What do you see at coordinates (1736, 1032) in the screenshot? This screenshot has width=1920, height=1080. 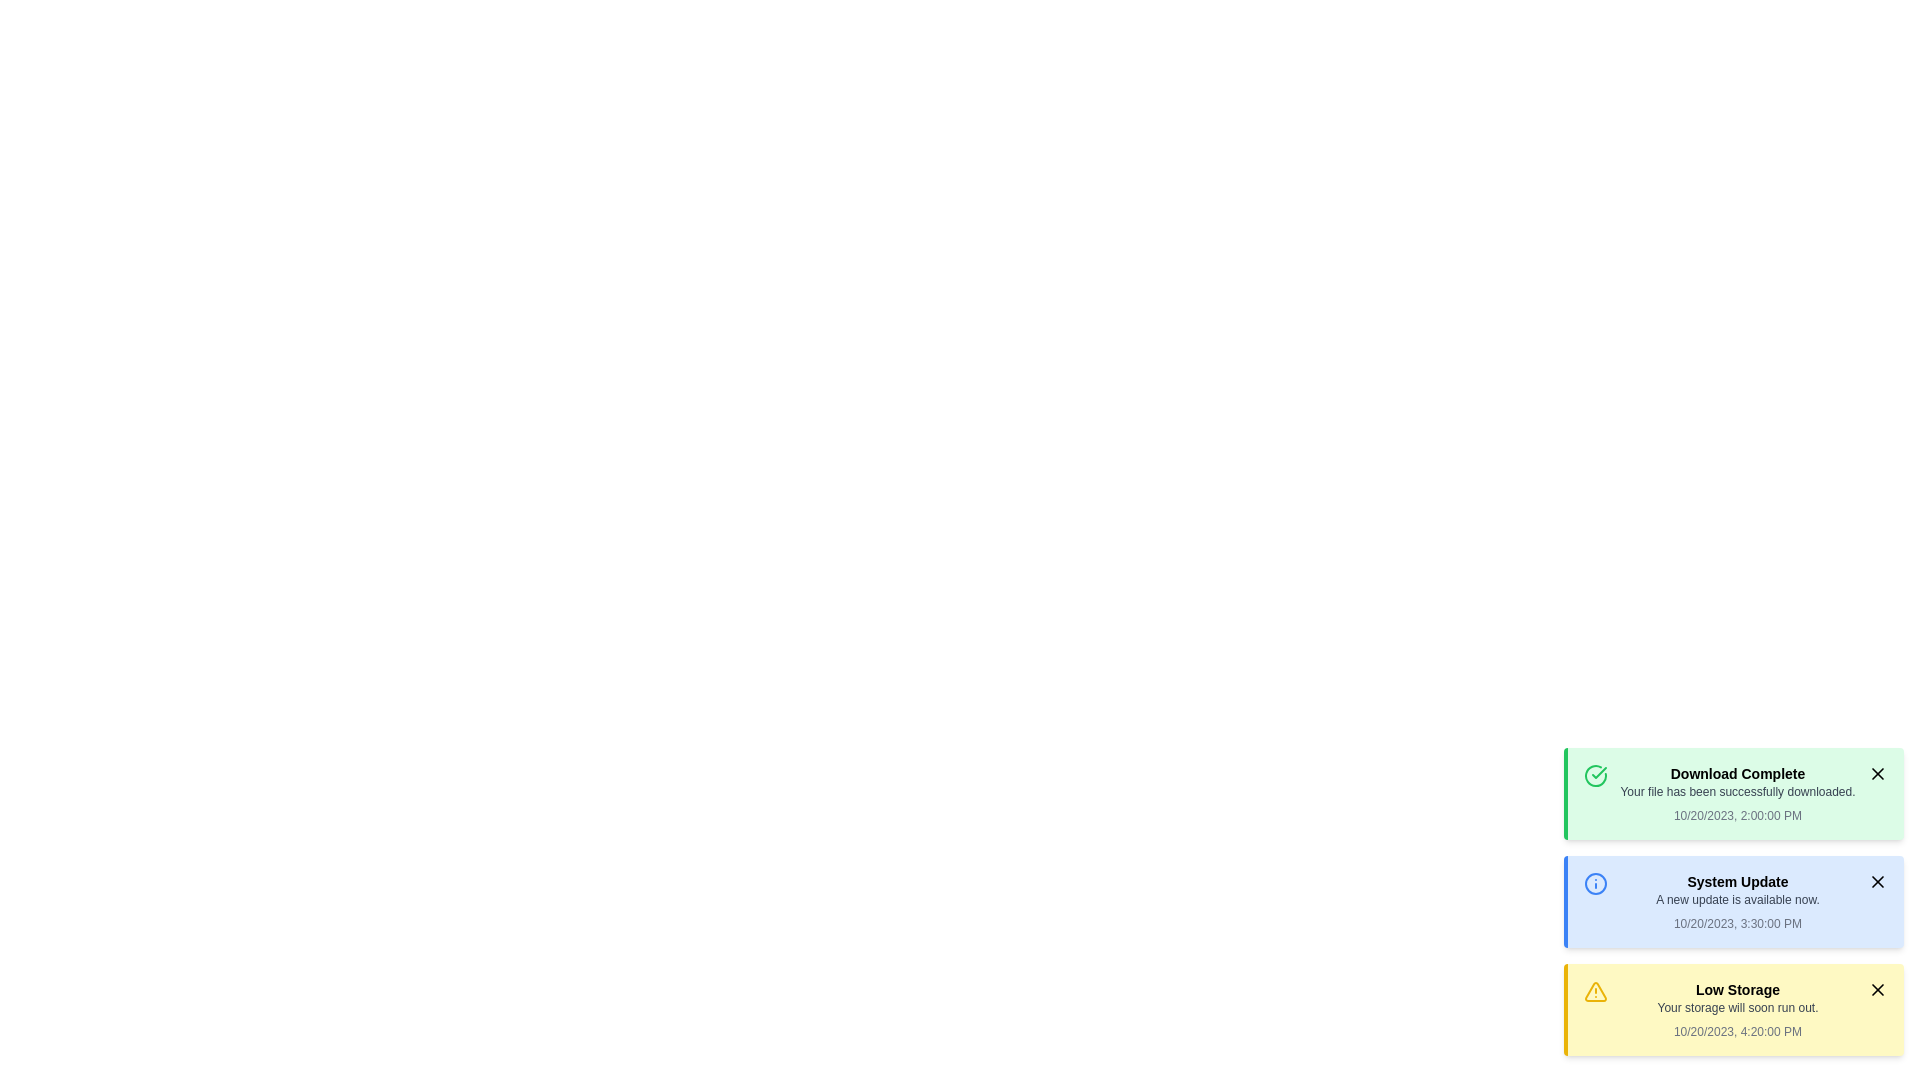 I see `the text label displaying '10/20/2023, 4:20:00 PM' at the bottom of the 'Low Storage' notification card` at bounding box center [1736, 1032].